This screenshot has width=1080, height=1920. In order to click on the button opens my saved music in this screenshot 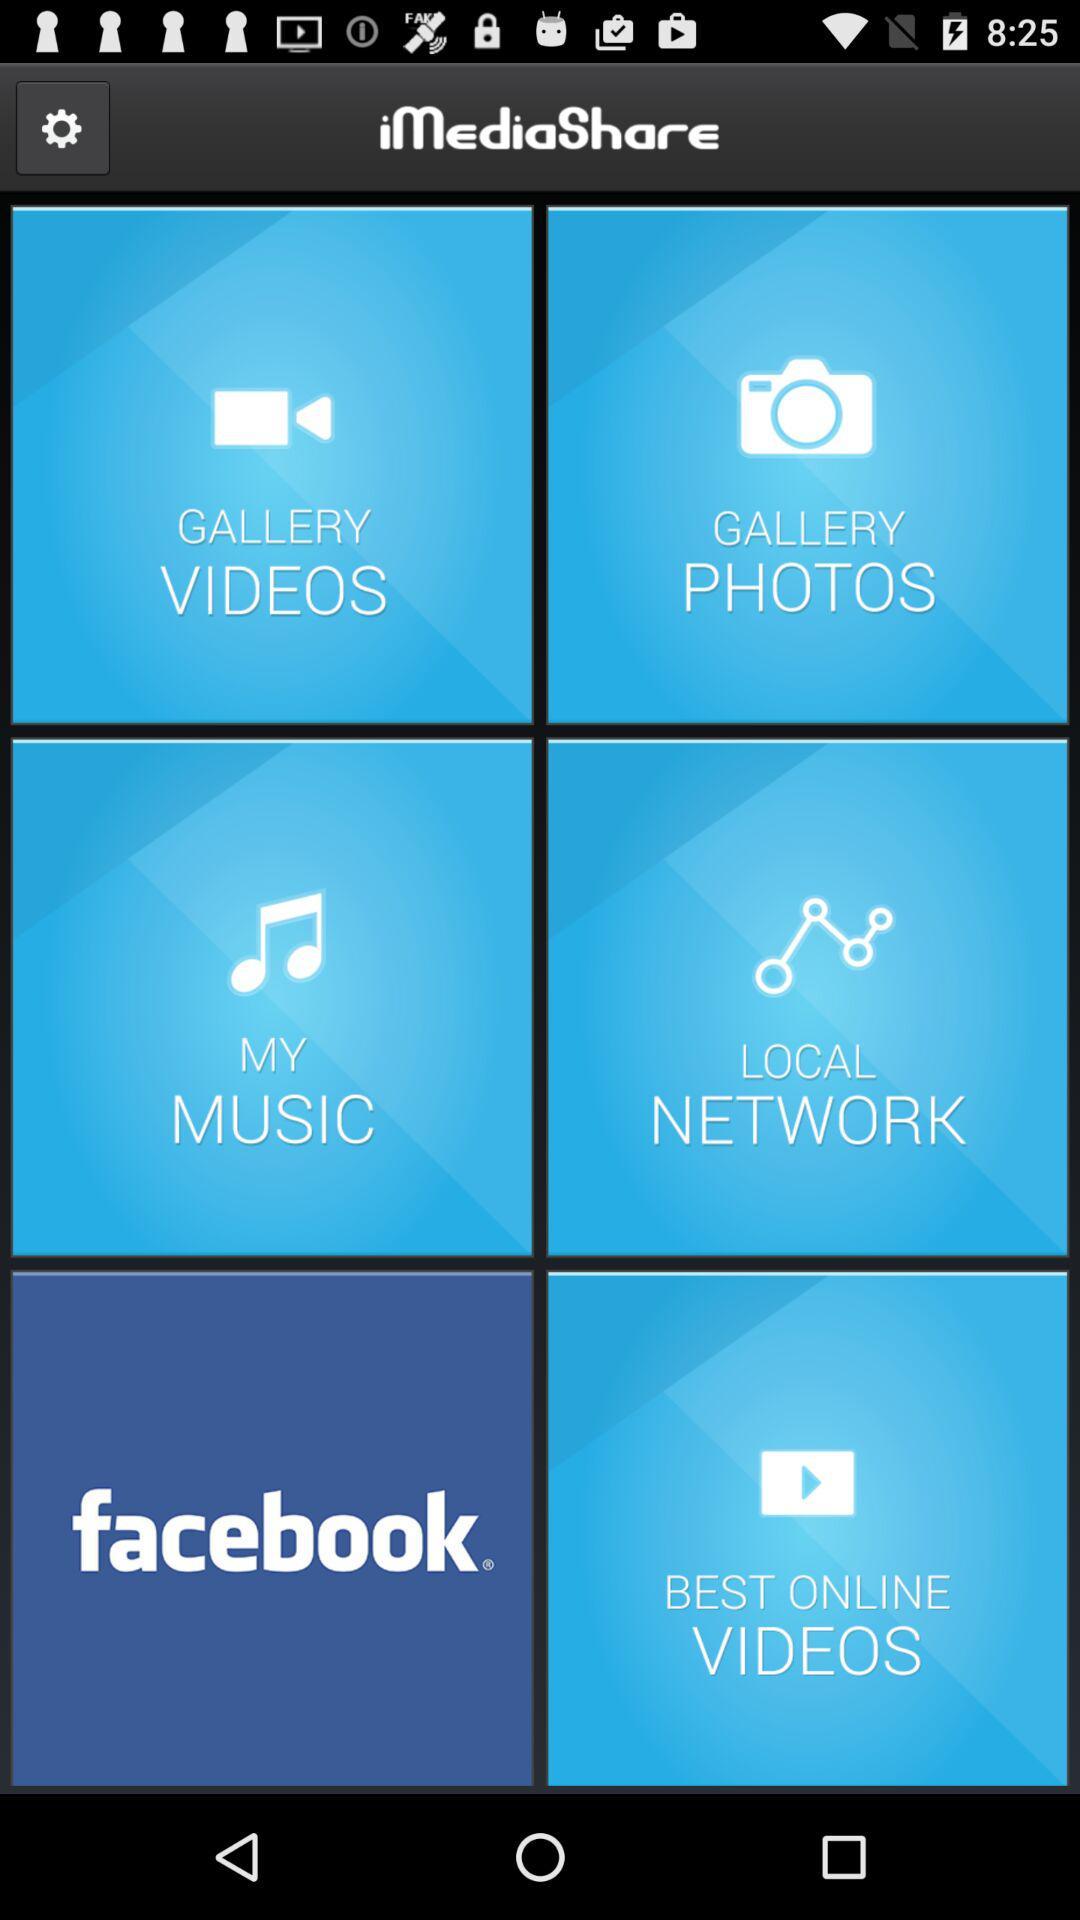, I will do `click(272, 997)`.